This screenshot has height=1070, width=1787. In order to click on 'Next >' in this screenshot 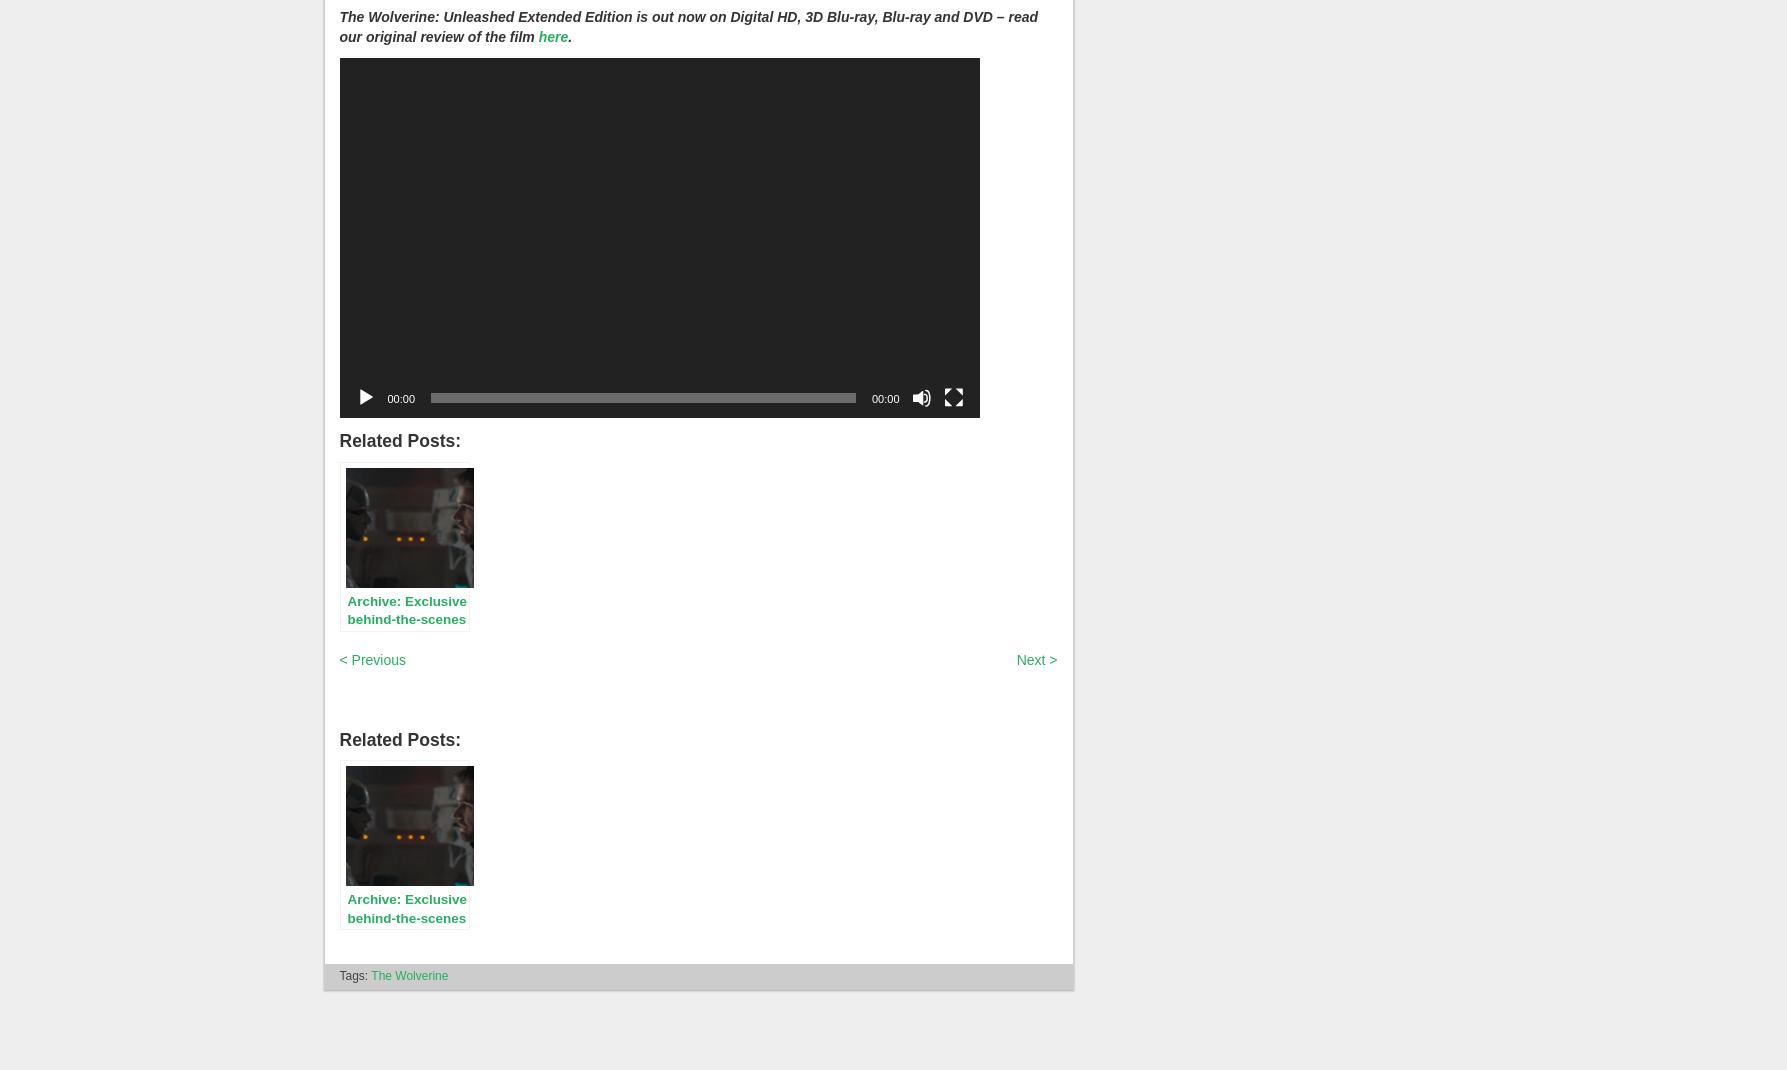, I will do `click(1015, 659)`.